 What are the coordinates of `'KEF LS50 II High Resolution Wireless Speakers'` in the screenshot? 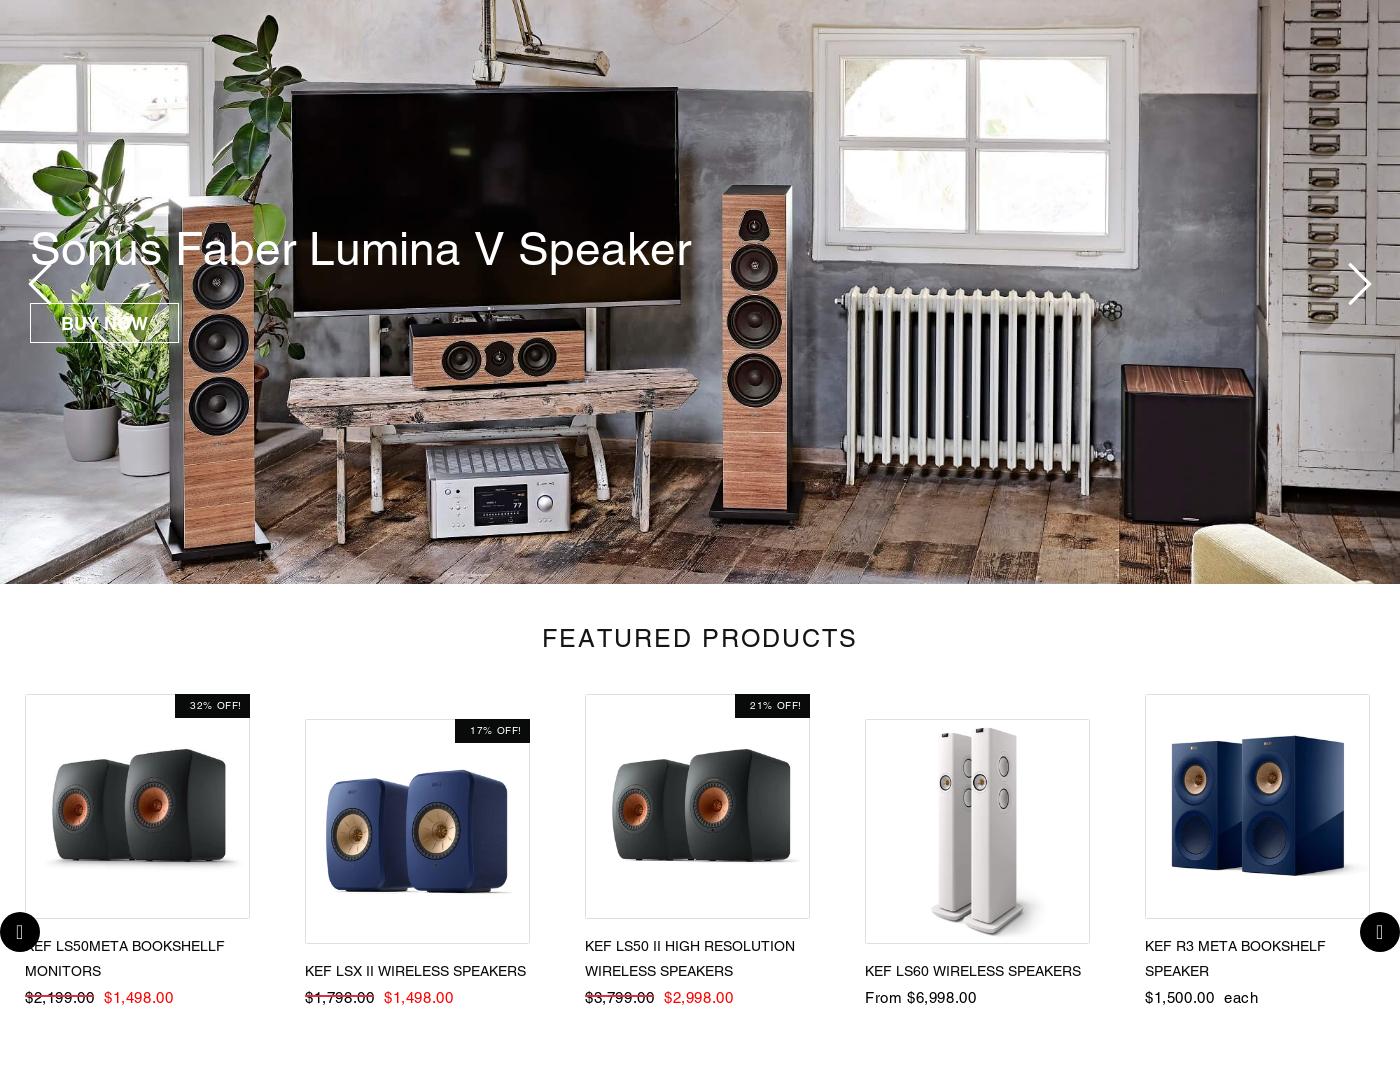 It's located at (690, 958).